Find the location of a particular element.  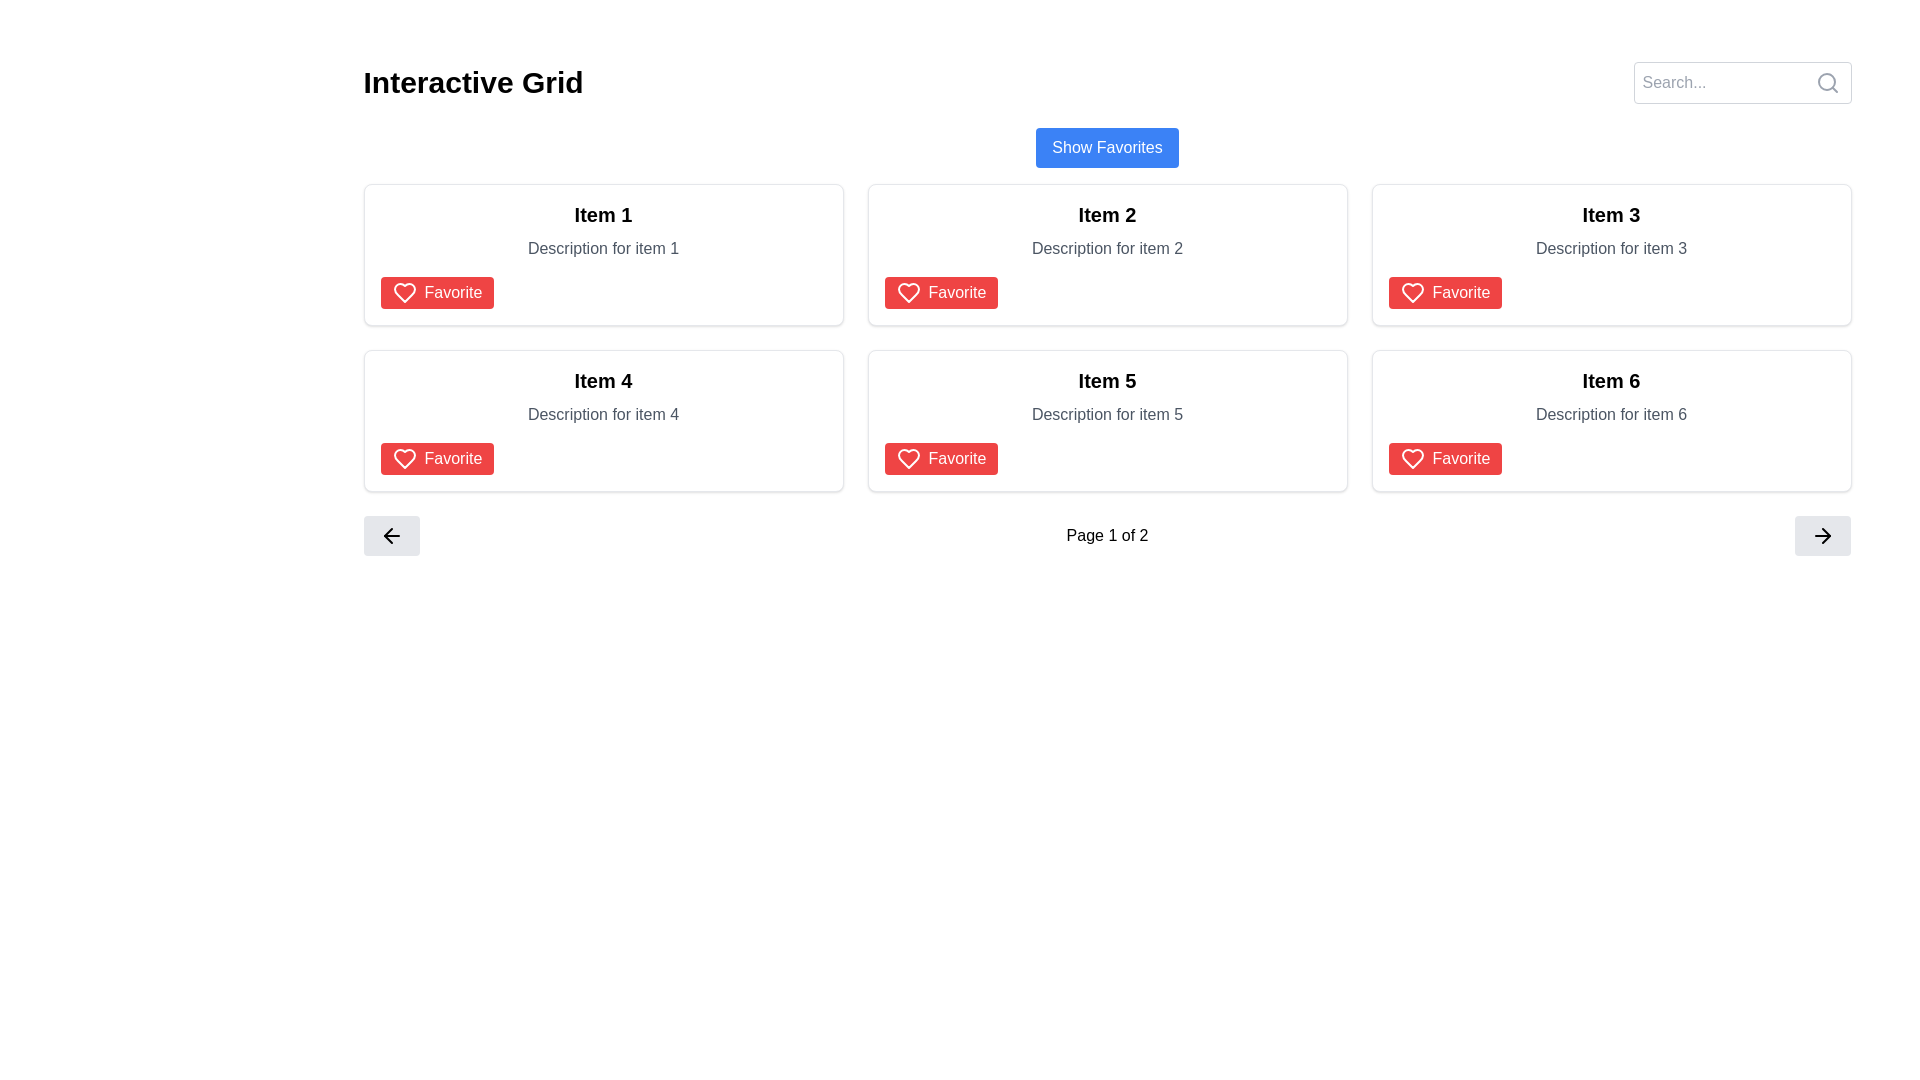

the text label providing additional information about the 'Item 5' card, located in the second row and third column of the grid layout, positioned below the title 'Item 5' and above the 'Favorite' button is located at coordinates (1106, 414).